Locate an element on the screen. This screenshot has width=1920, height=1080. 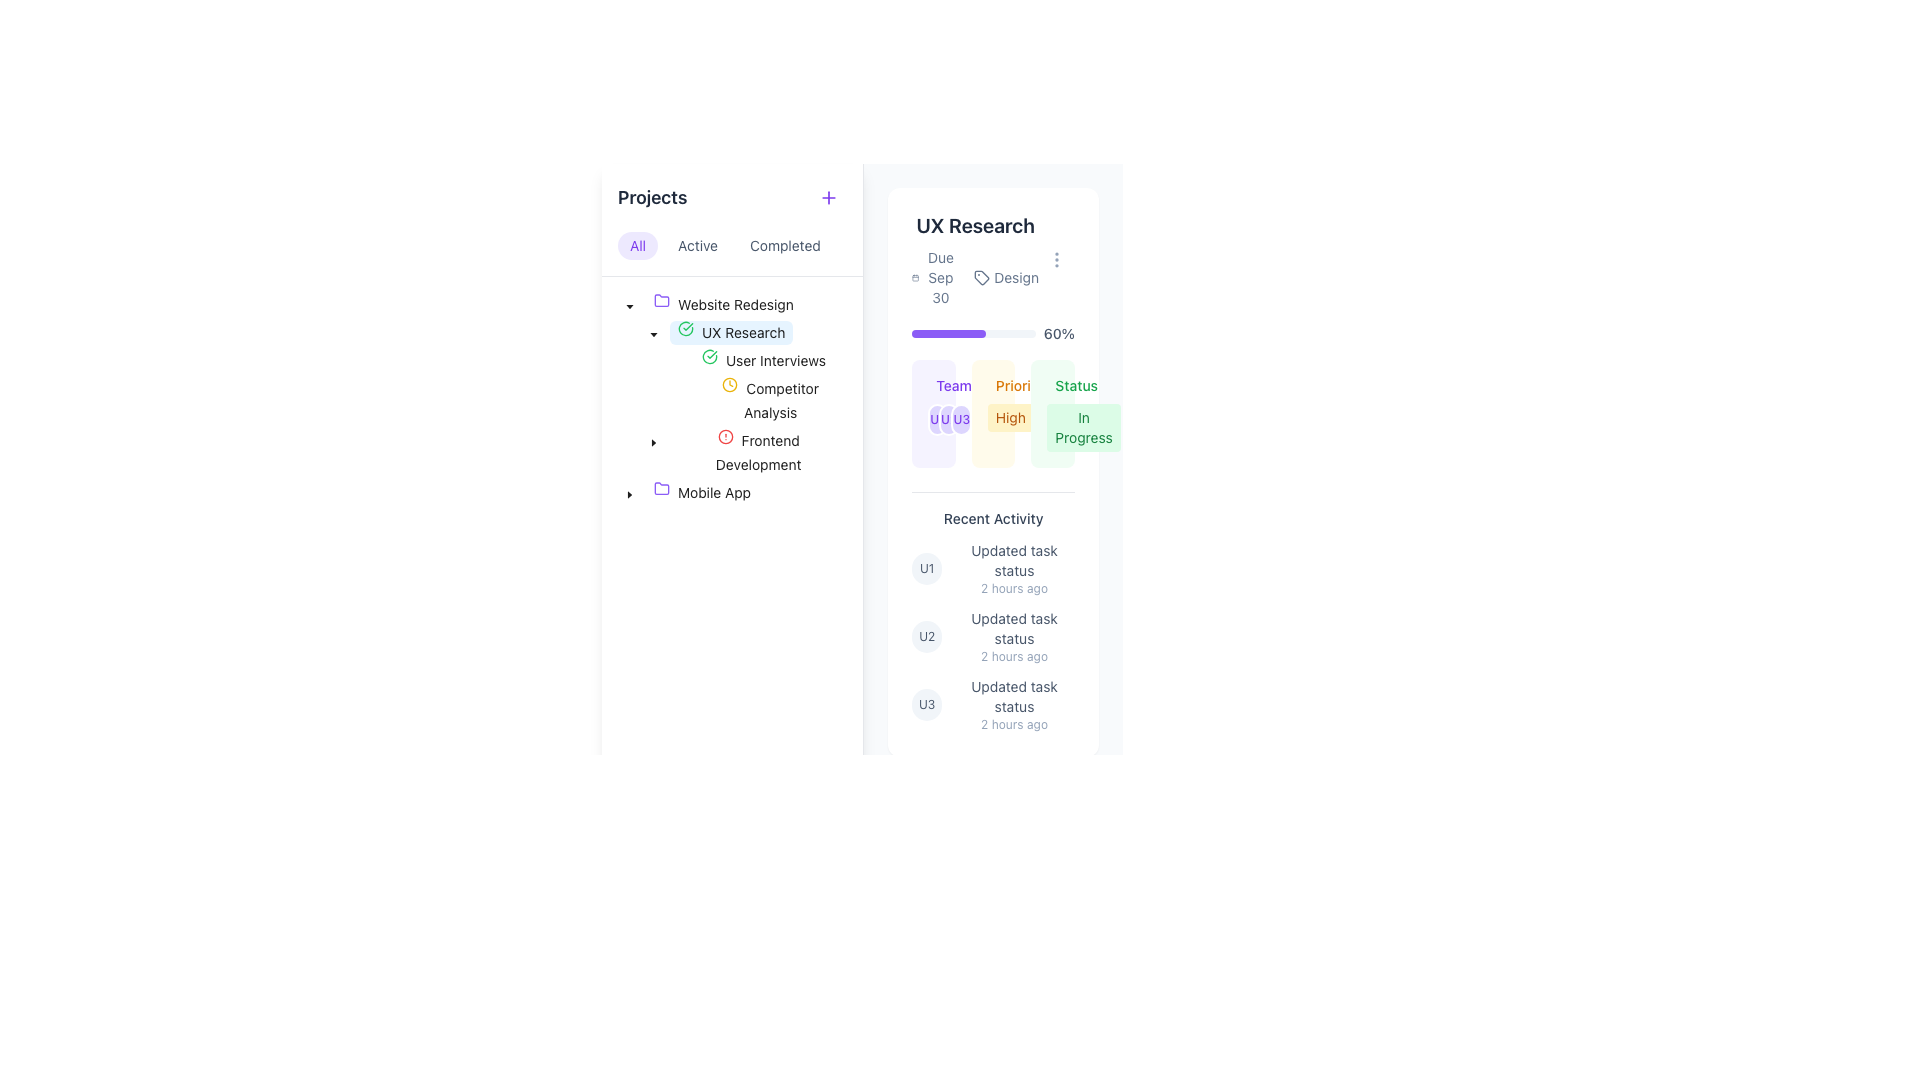
the 'Projects' heading text, which is a bold, dark slate-colored label located in the header section of the sidebar is located at coordinates (652, 197).